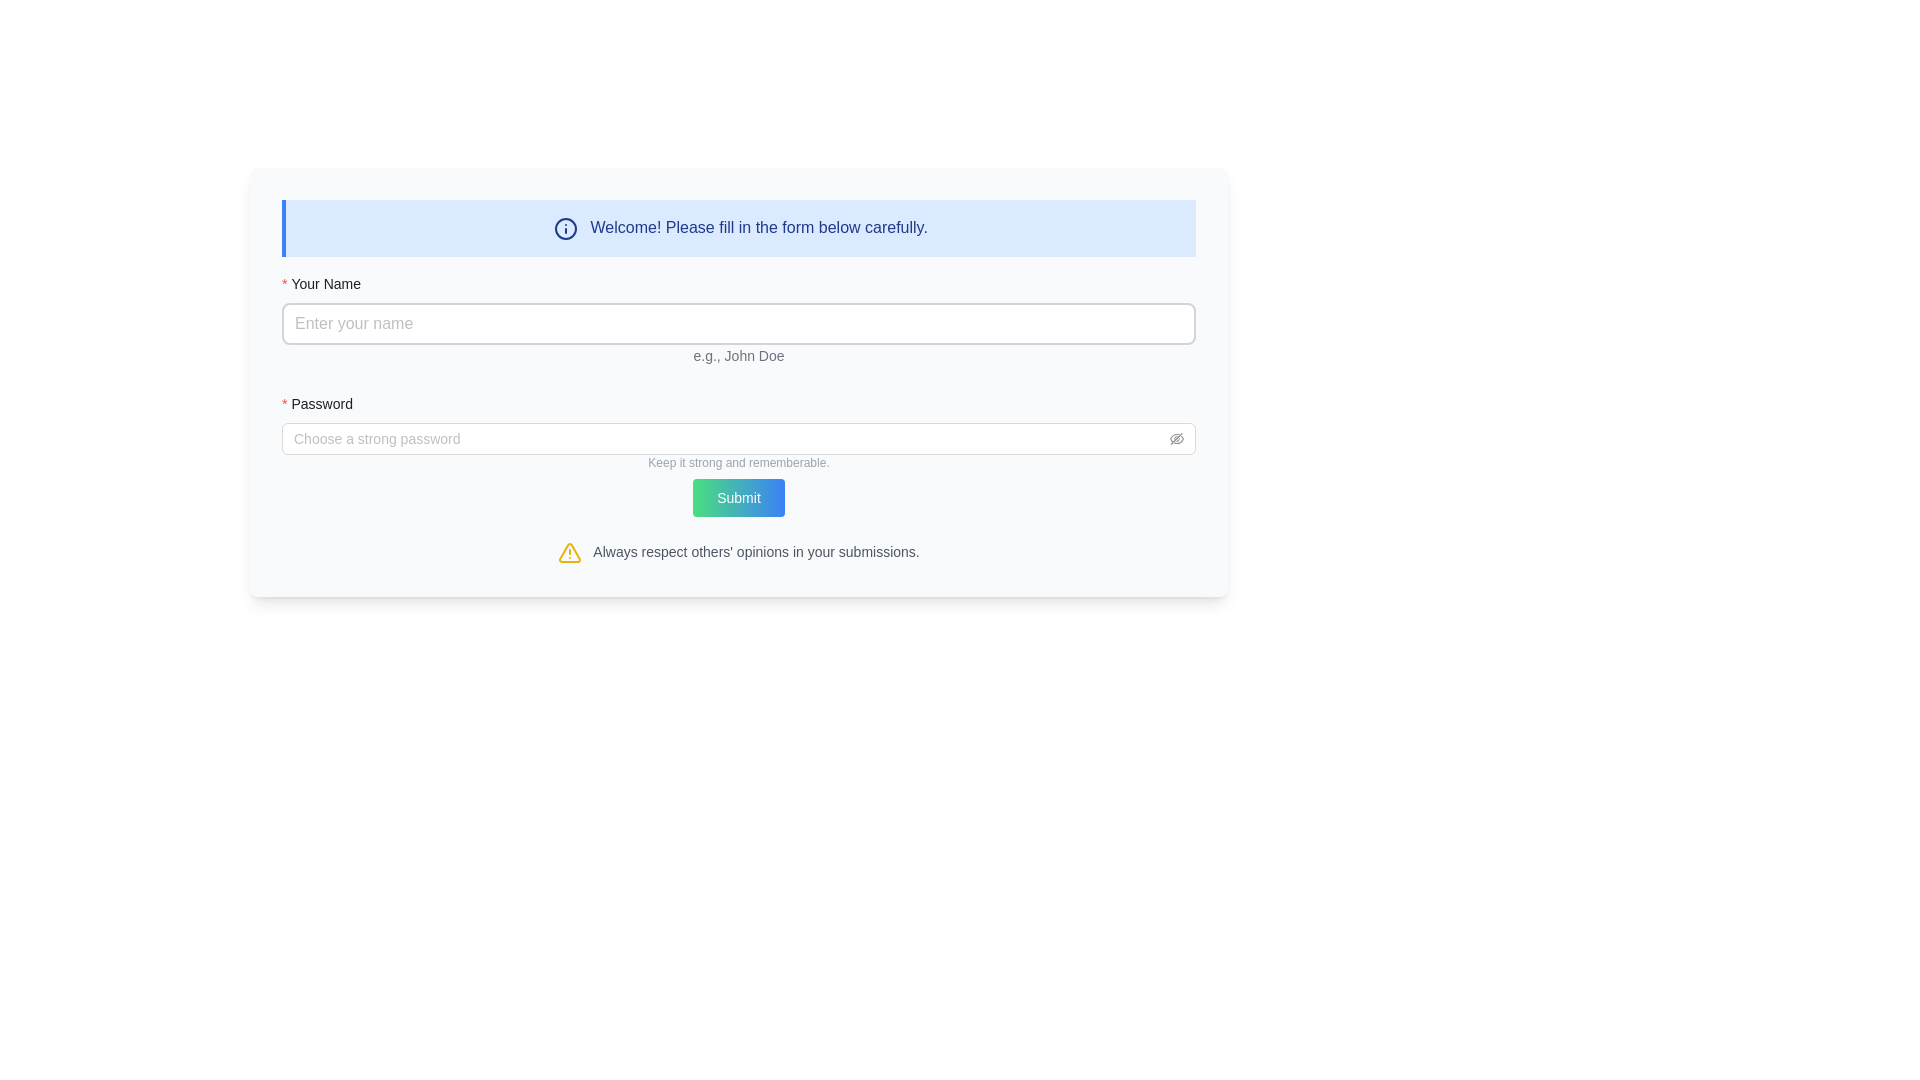 The image size is (1920, 1080). What do you see at coordinates (565, 227) in the screenshot?
I see `the icon located to the left of the text 'Welcome! Please fill in the form below carefully.' in the blue-tinted message box at the top of the form` at bounding box center [565, 227].